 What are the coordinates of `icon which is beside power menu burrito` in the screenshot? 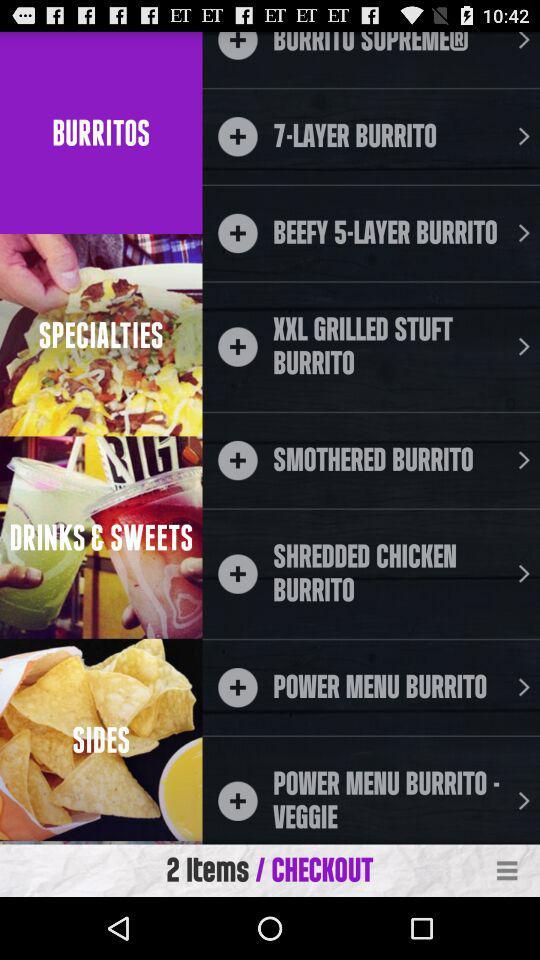 It's located at (237, 687).